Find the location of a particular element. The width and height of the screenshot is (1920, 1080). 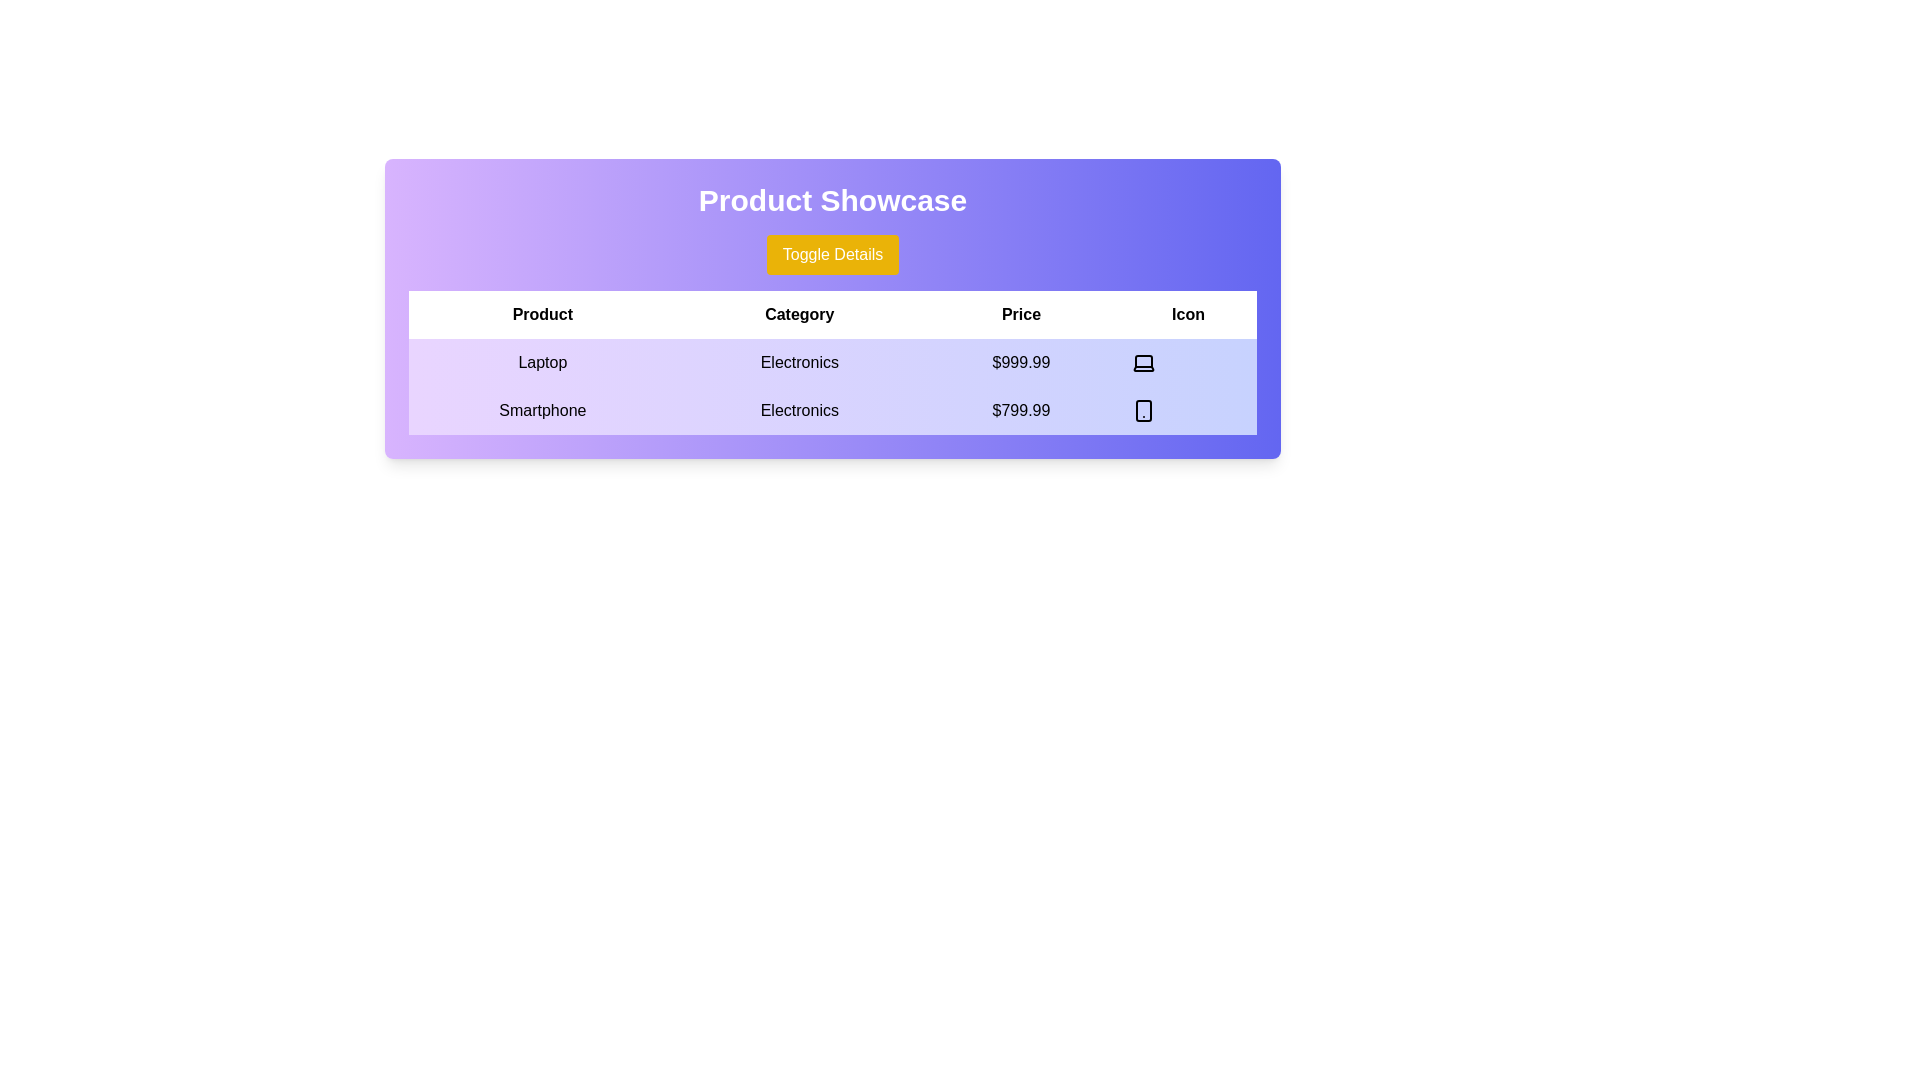

the button located below the 'Product Showcase' title is located at coordinates (833, 253).